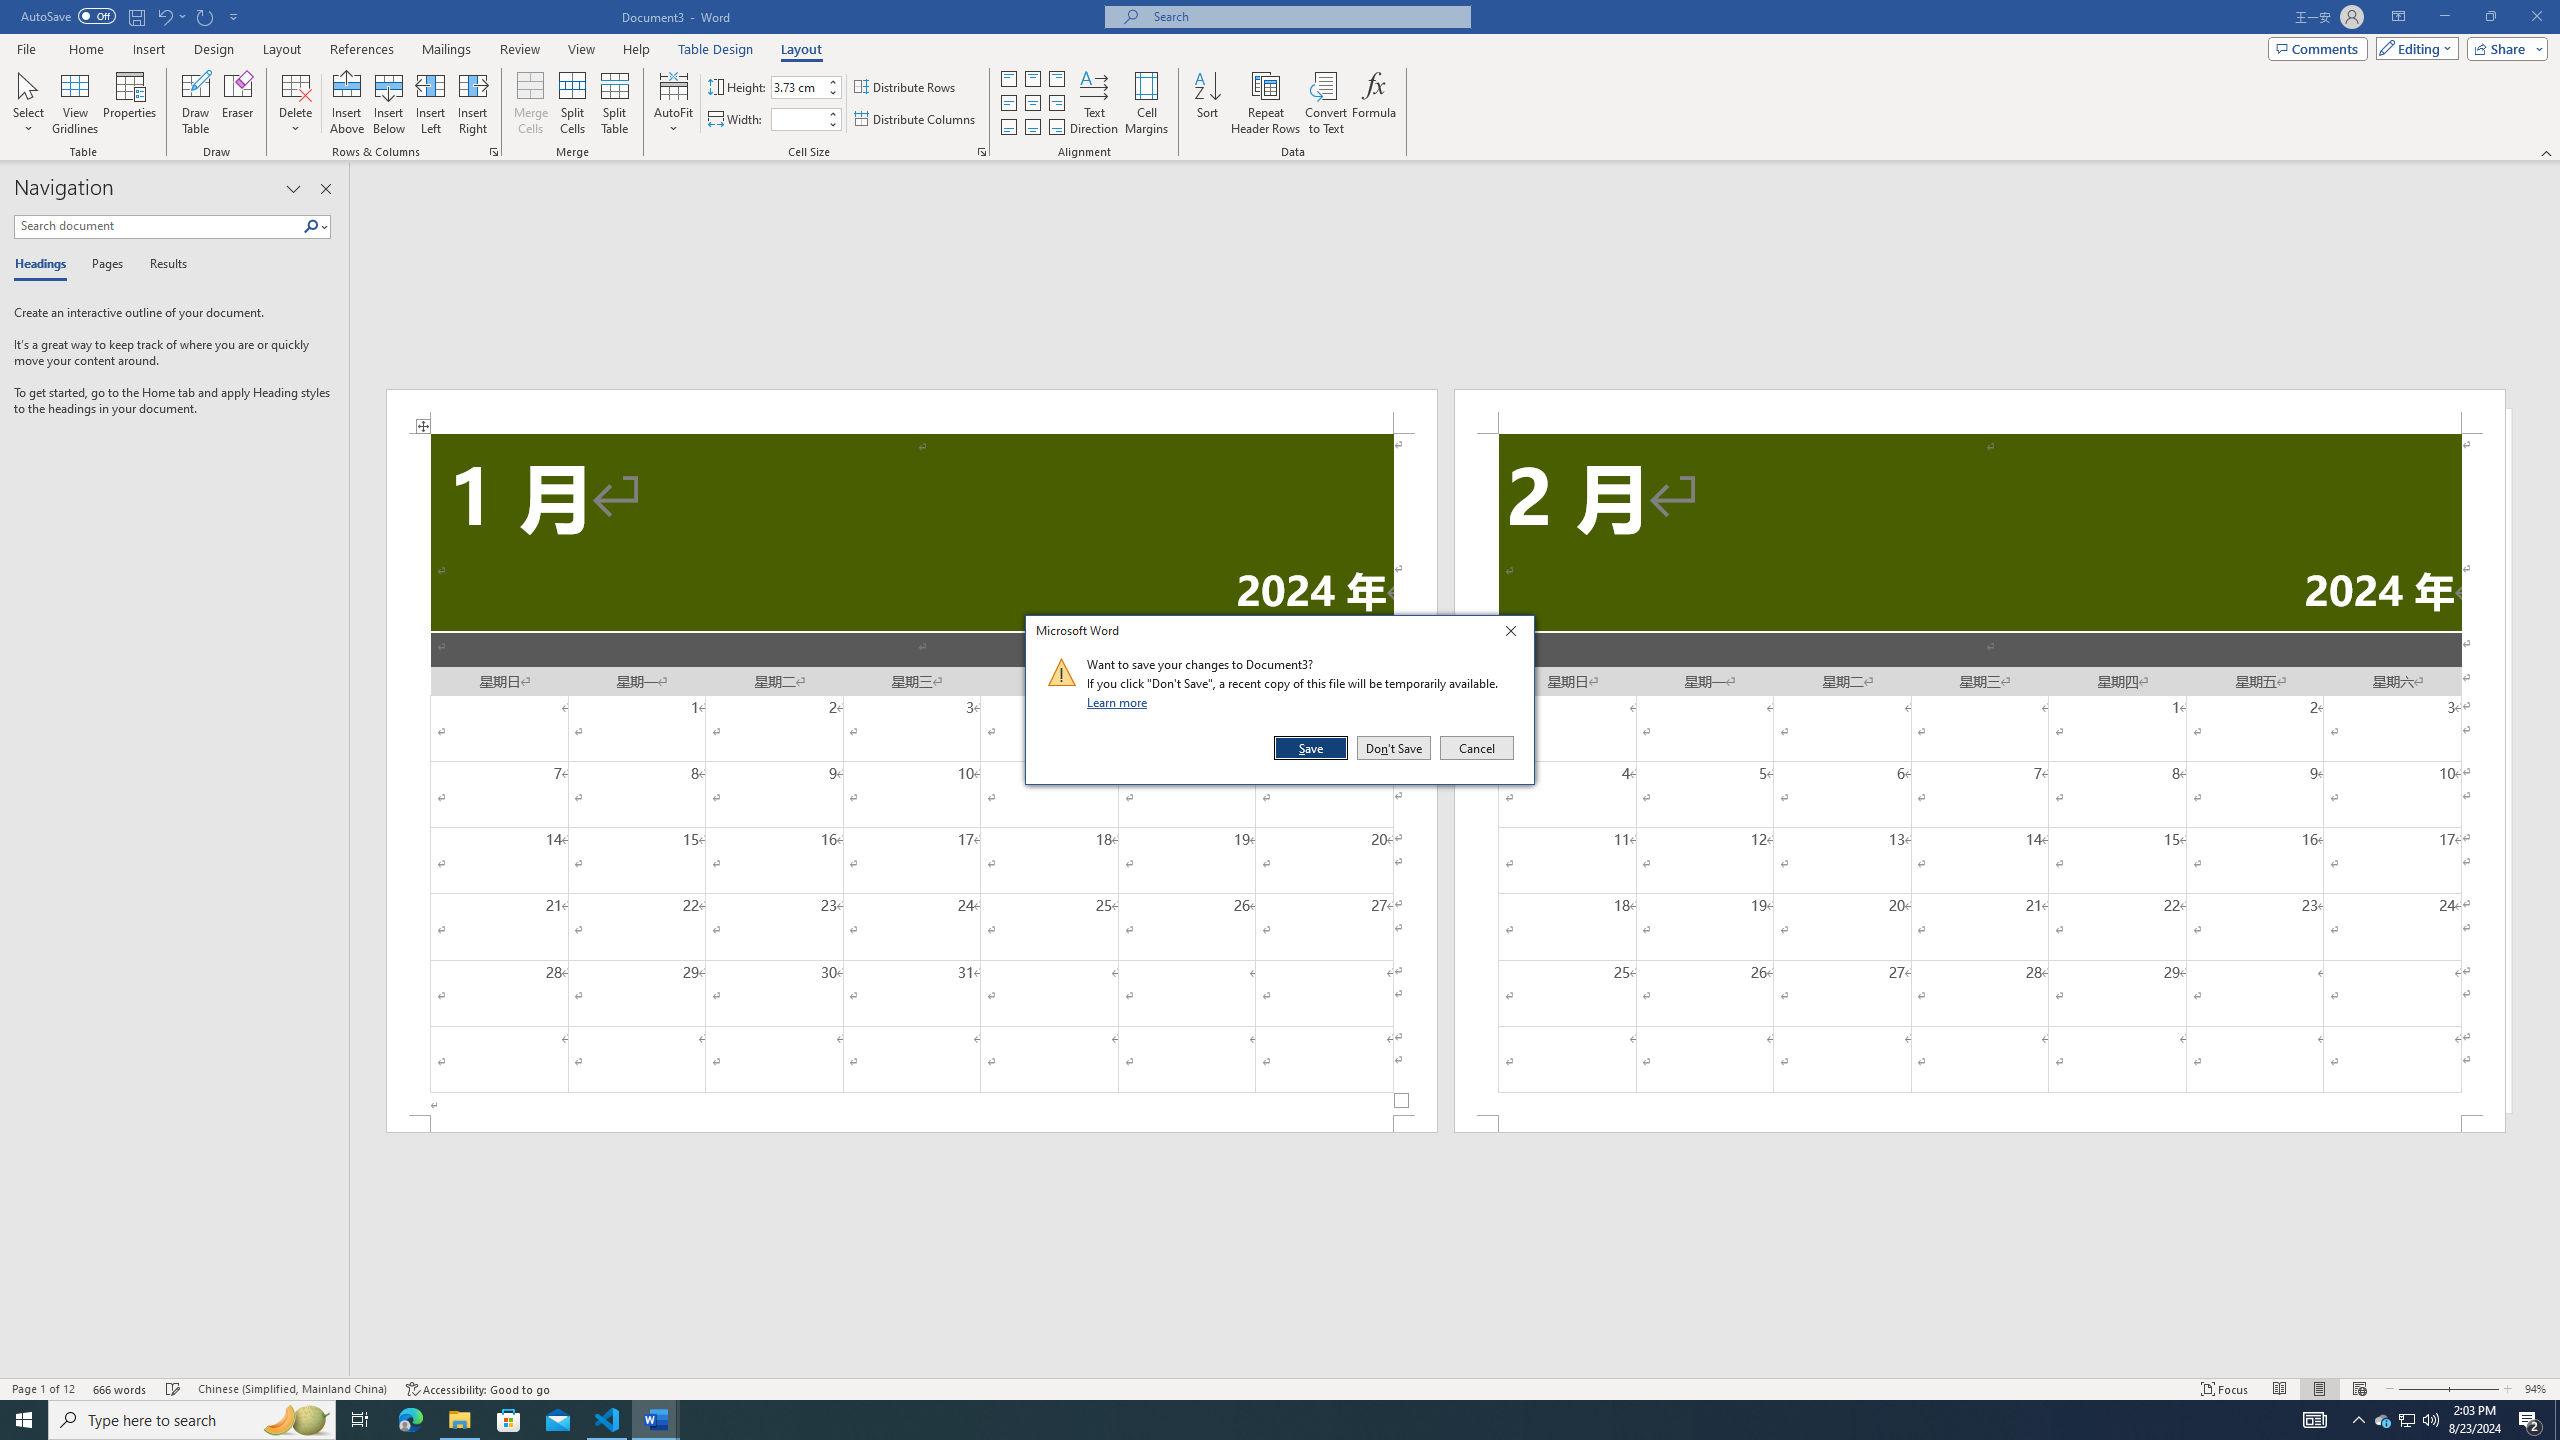  Describe the element at coordinates (2359, 1418) in the screenshot. I see `'Notification Chevron'` at that location.